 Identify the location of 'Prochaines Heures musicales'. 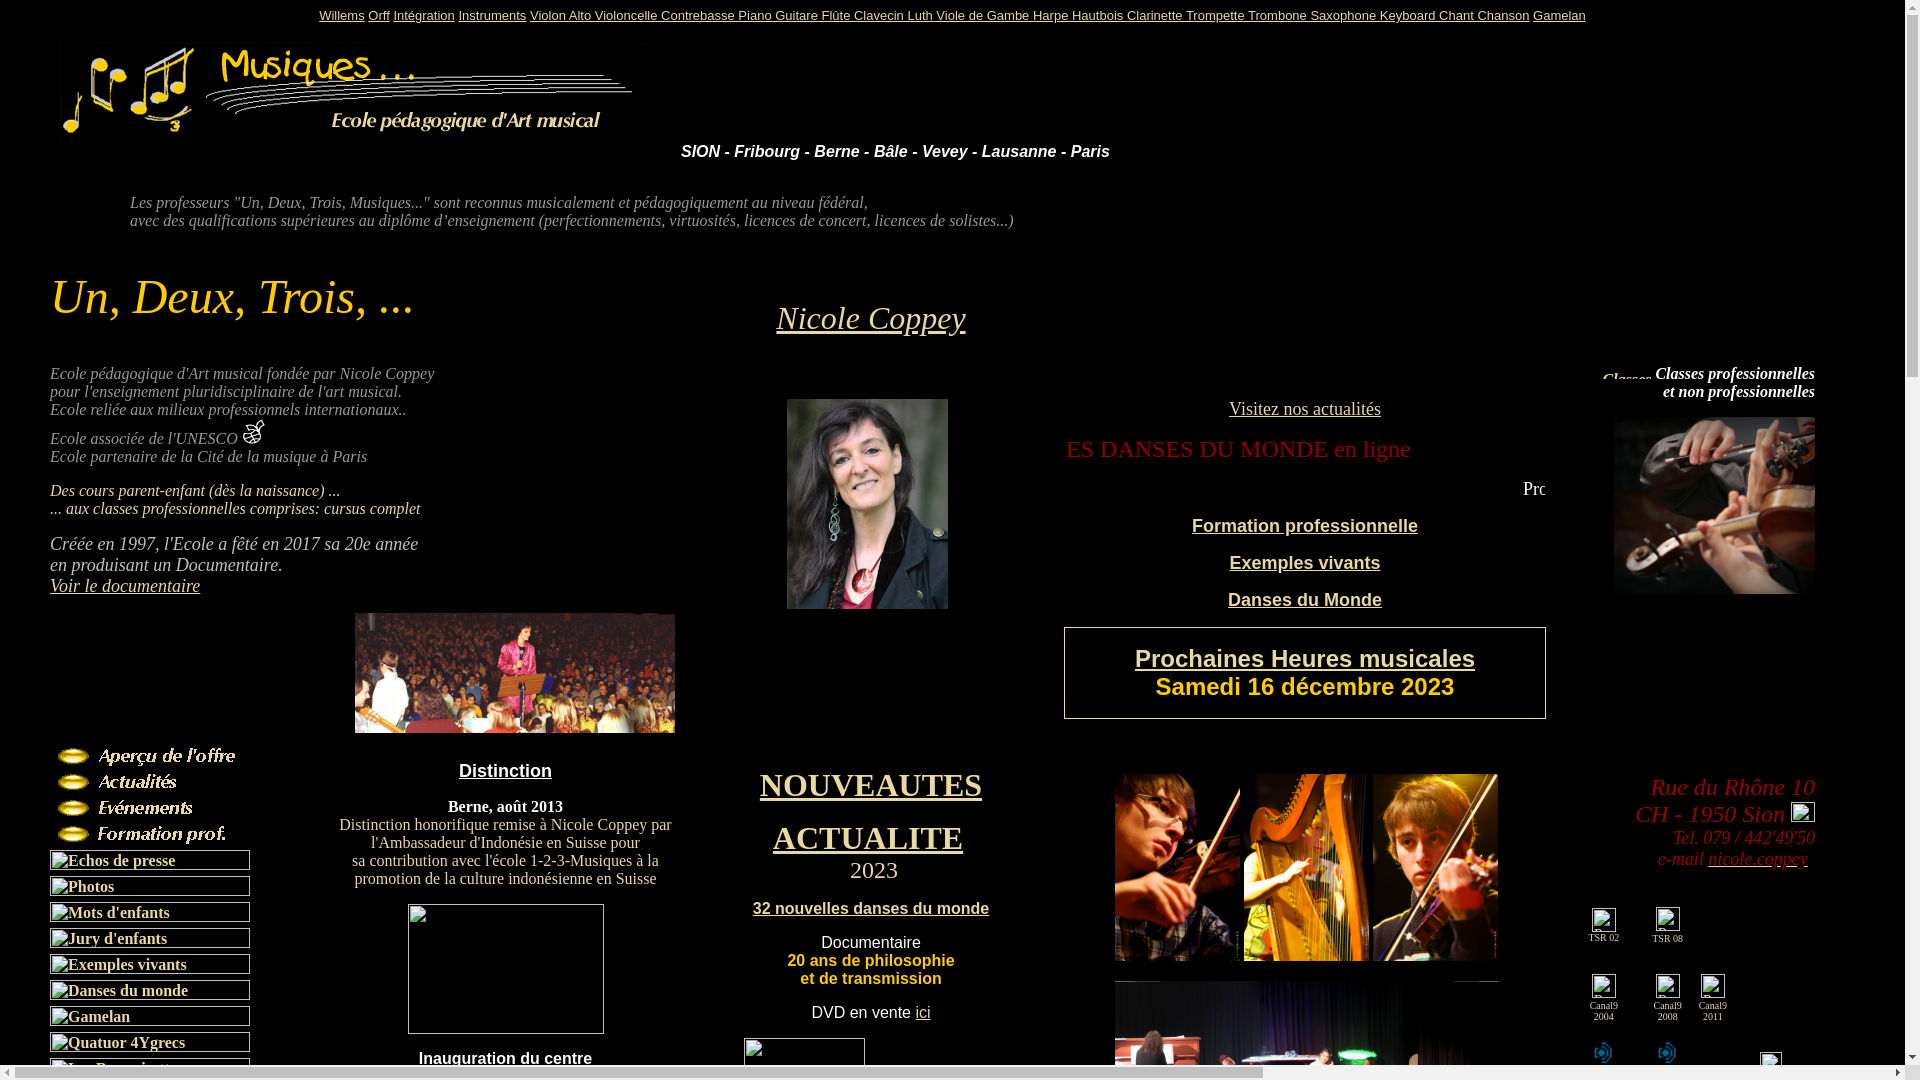
(1305, 658).